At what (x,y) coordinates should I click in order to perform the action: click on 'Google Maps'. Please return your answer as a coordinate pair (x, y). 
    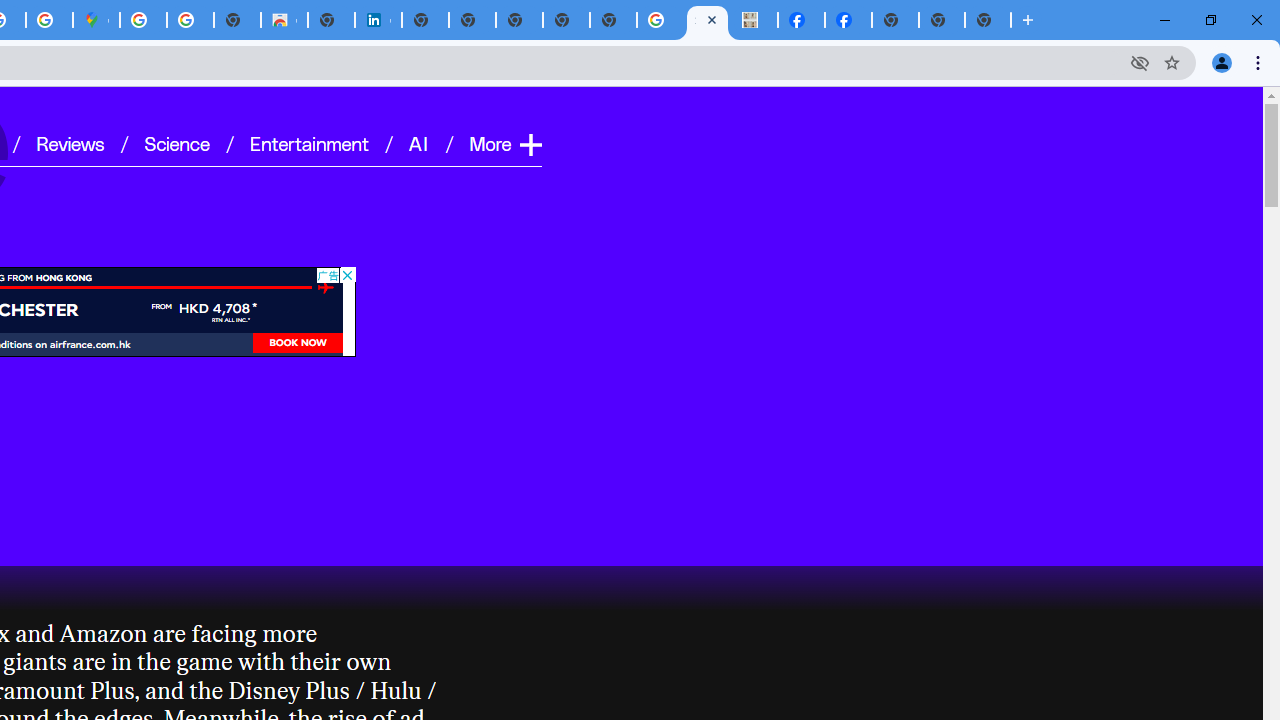
    Looking at the image, I should click on (95, 20).